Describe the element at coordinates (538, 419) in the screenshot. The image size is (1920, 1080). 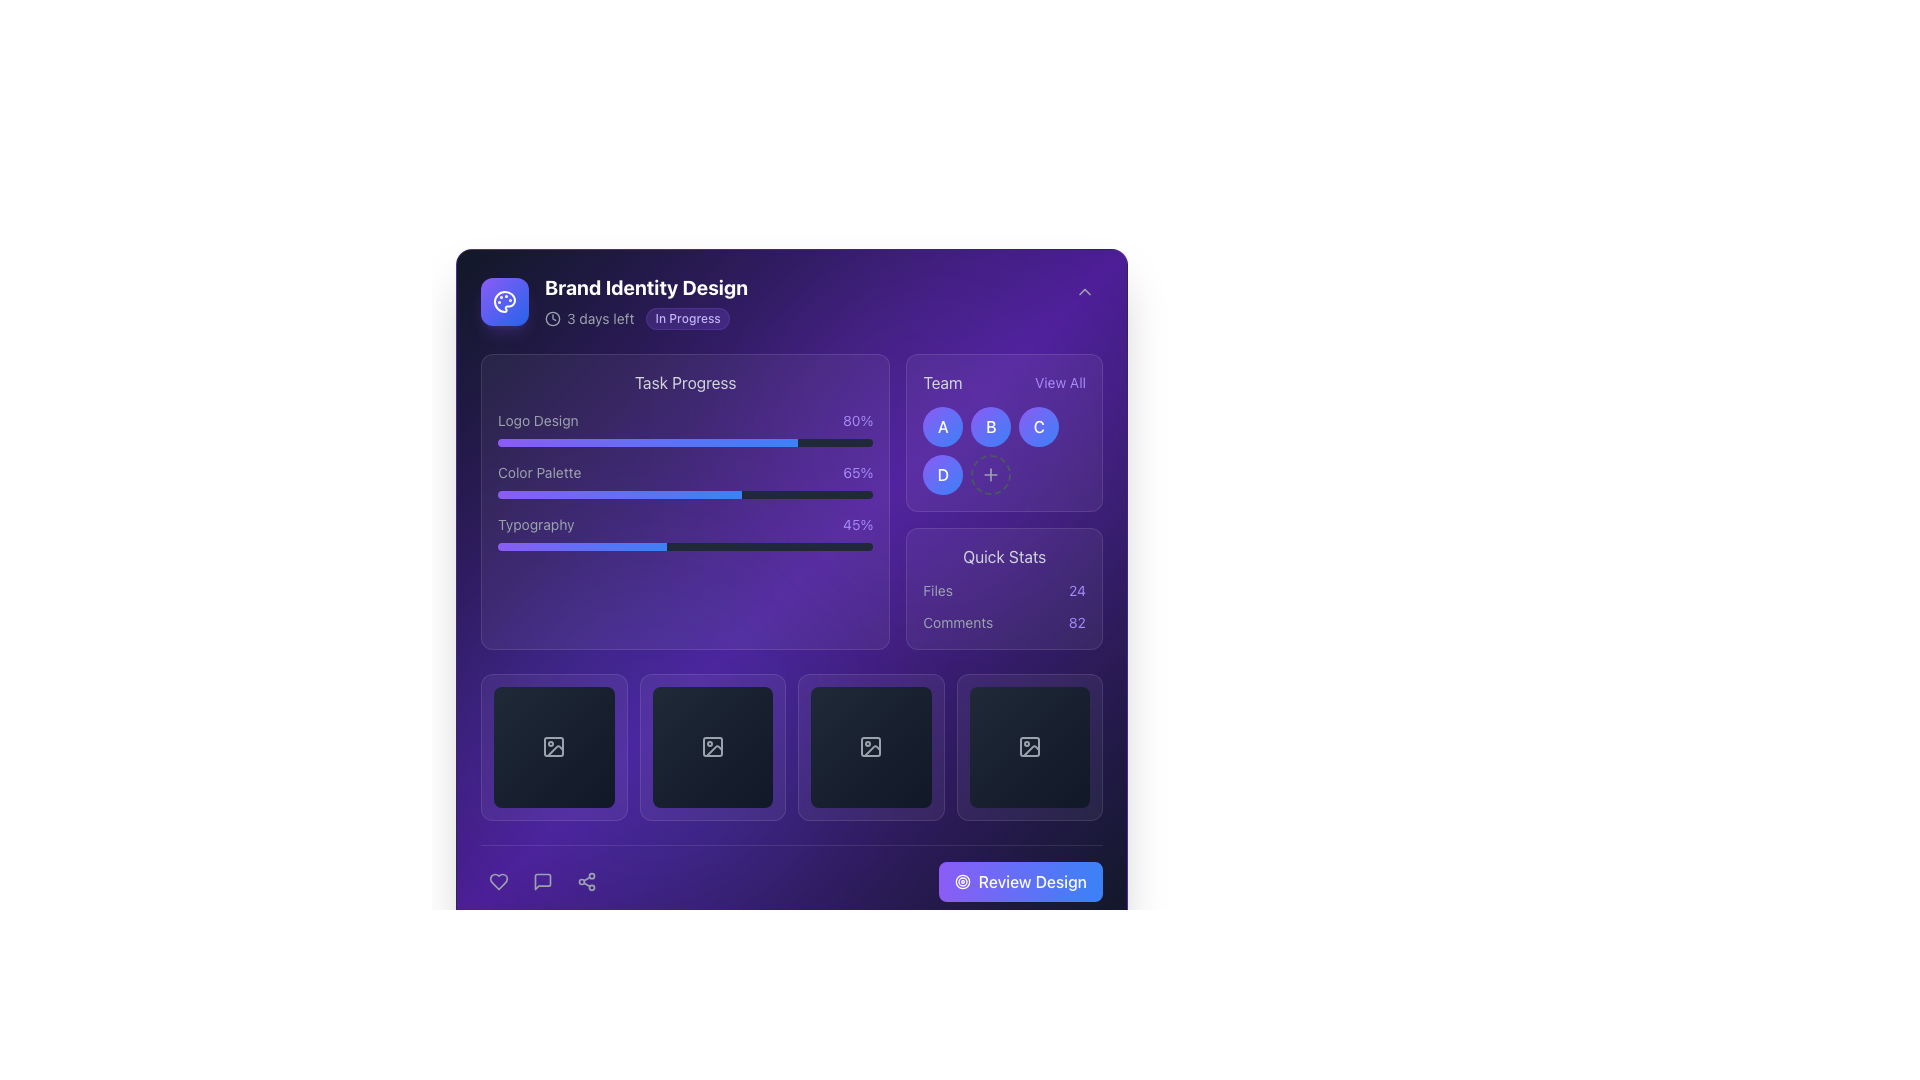
I see `the Text Label that indicates the task related to the progress bar, positioned to the left of the '80%' text in the 'Task Progress' box` at that location.